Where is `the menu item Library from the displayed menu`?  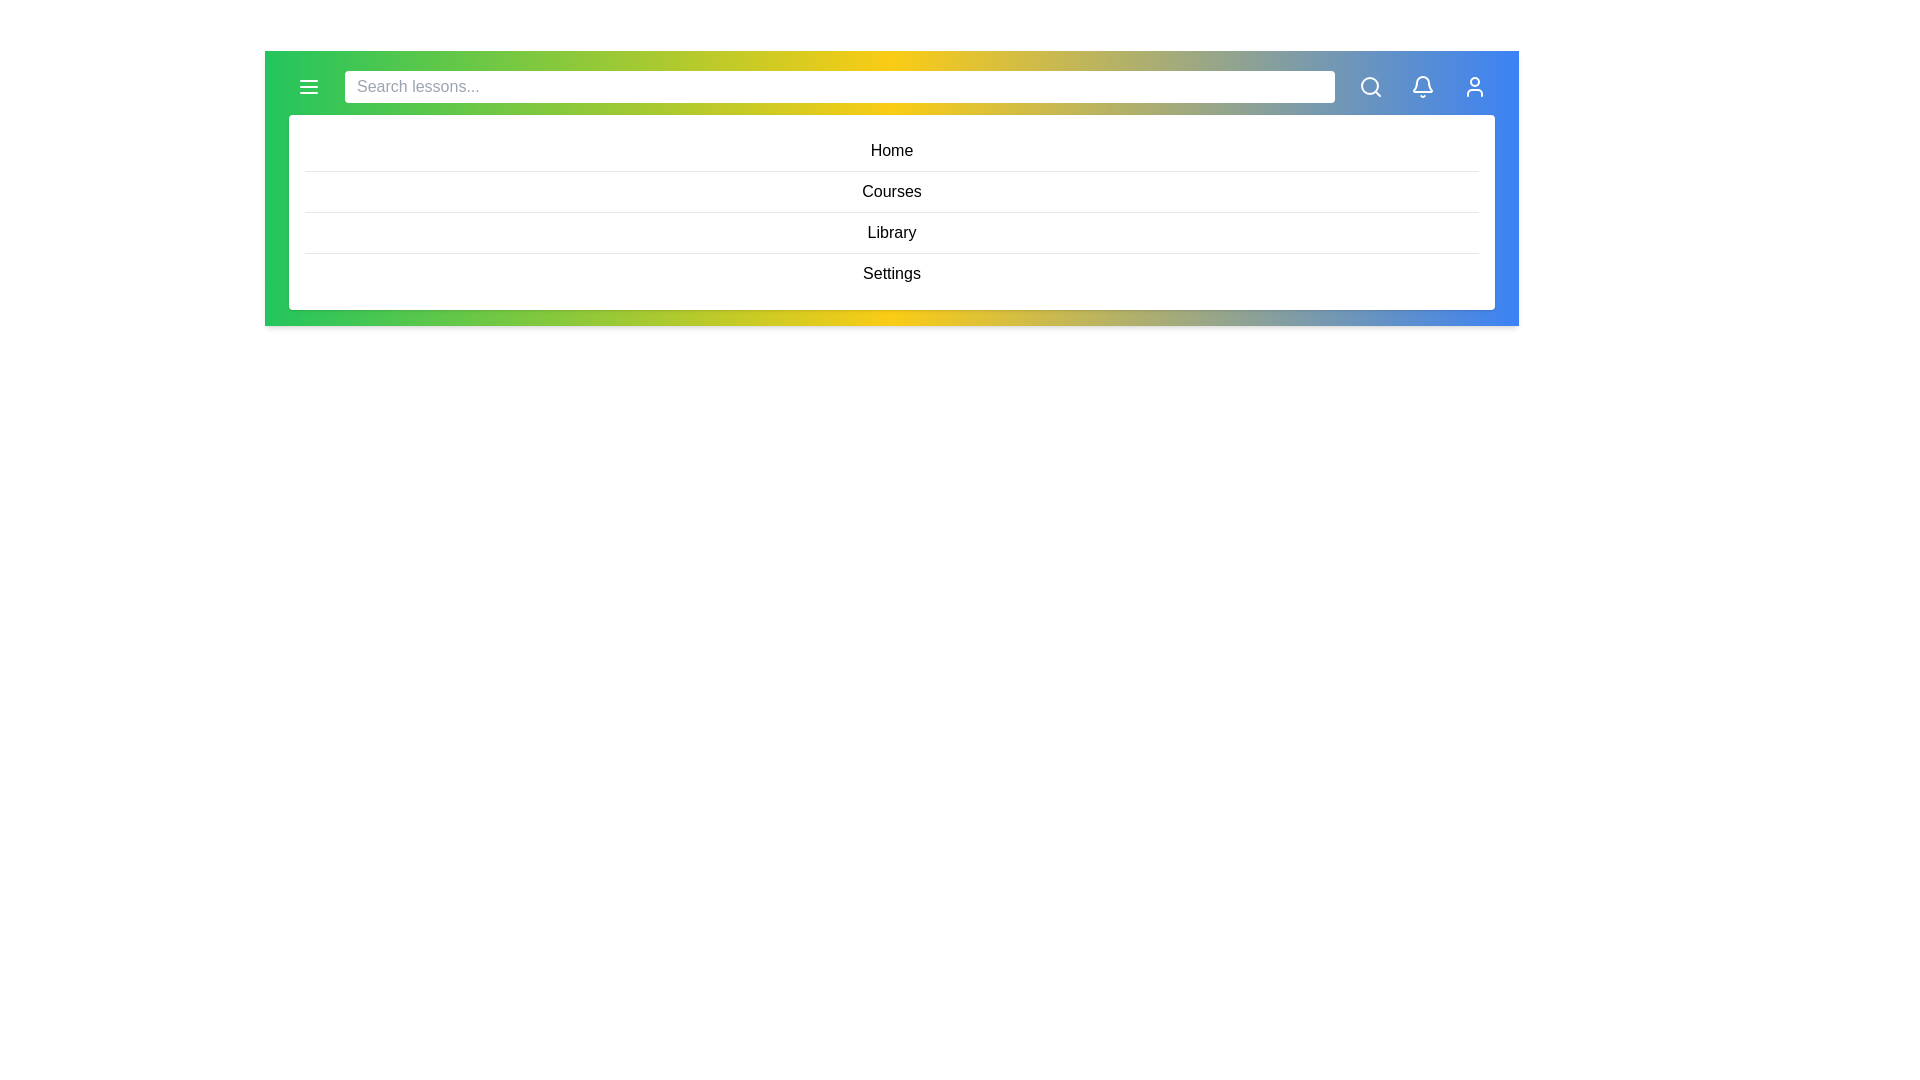 the menu item Library from the displayed menu is located at coordinates (891, 232).